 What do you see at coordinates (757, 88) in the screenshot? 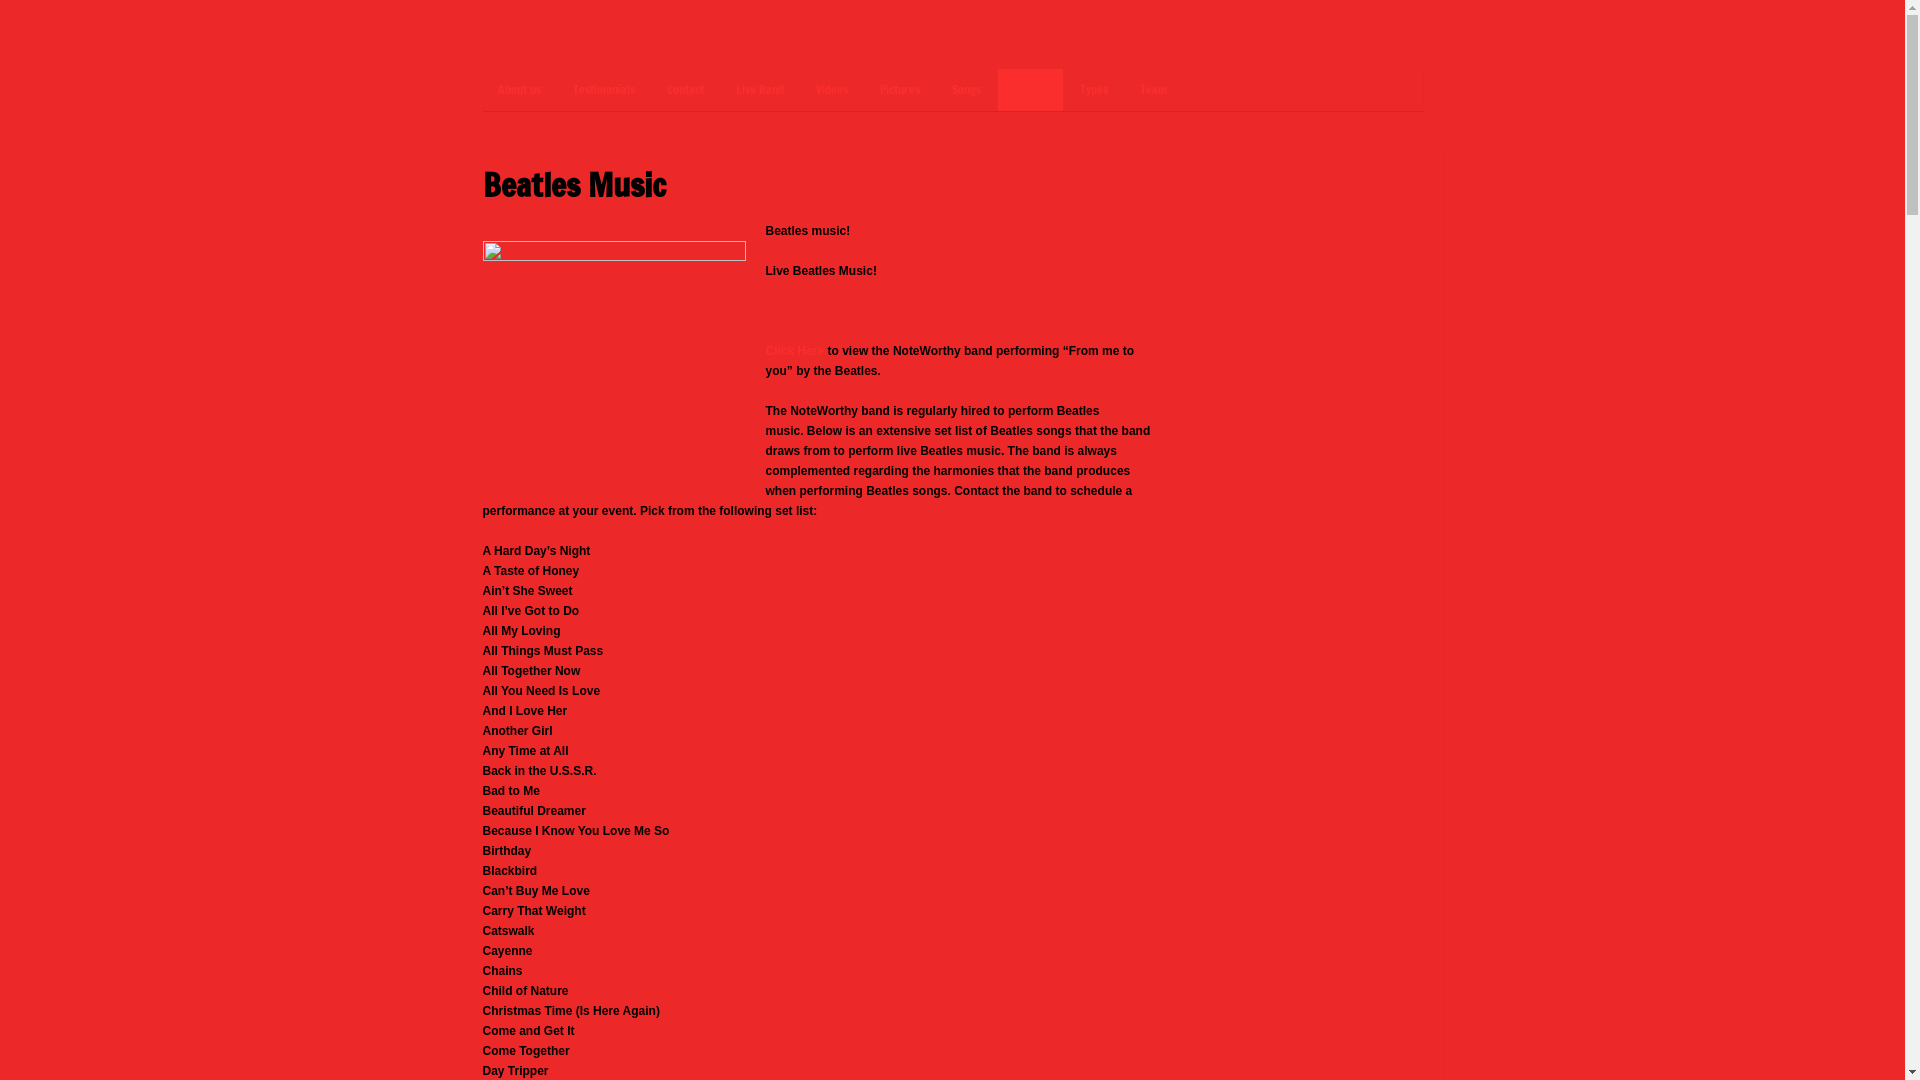
I see `'Live Band'` at bounding box center [757, 88].